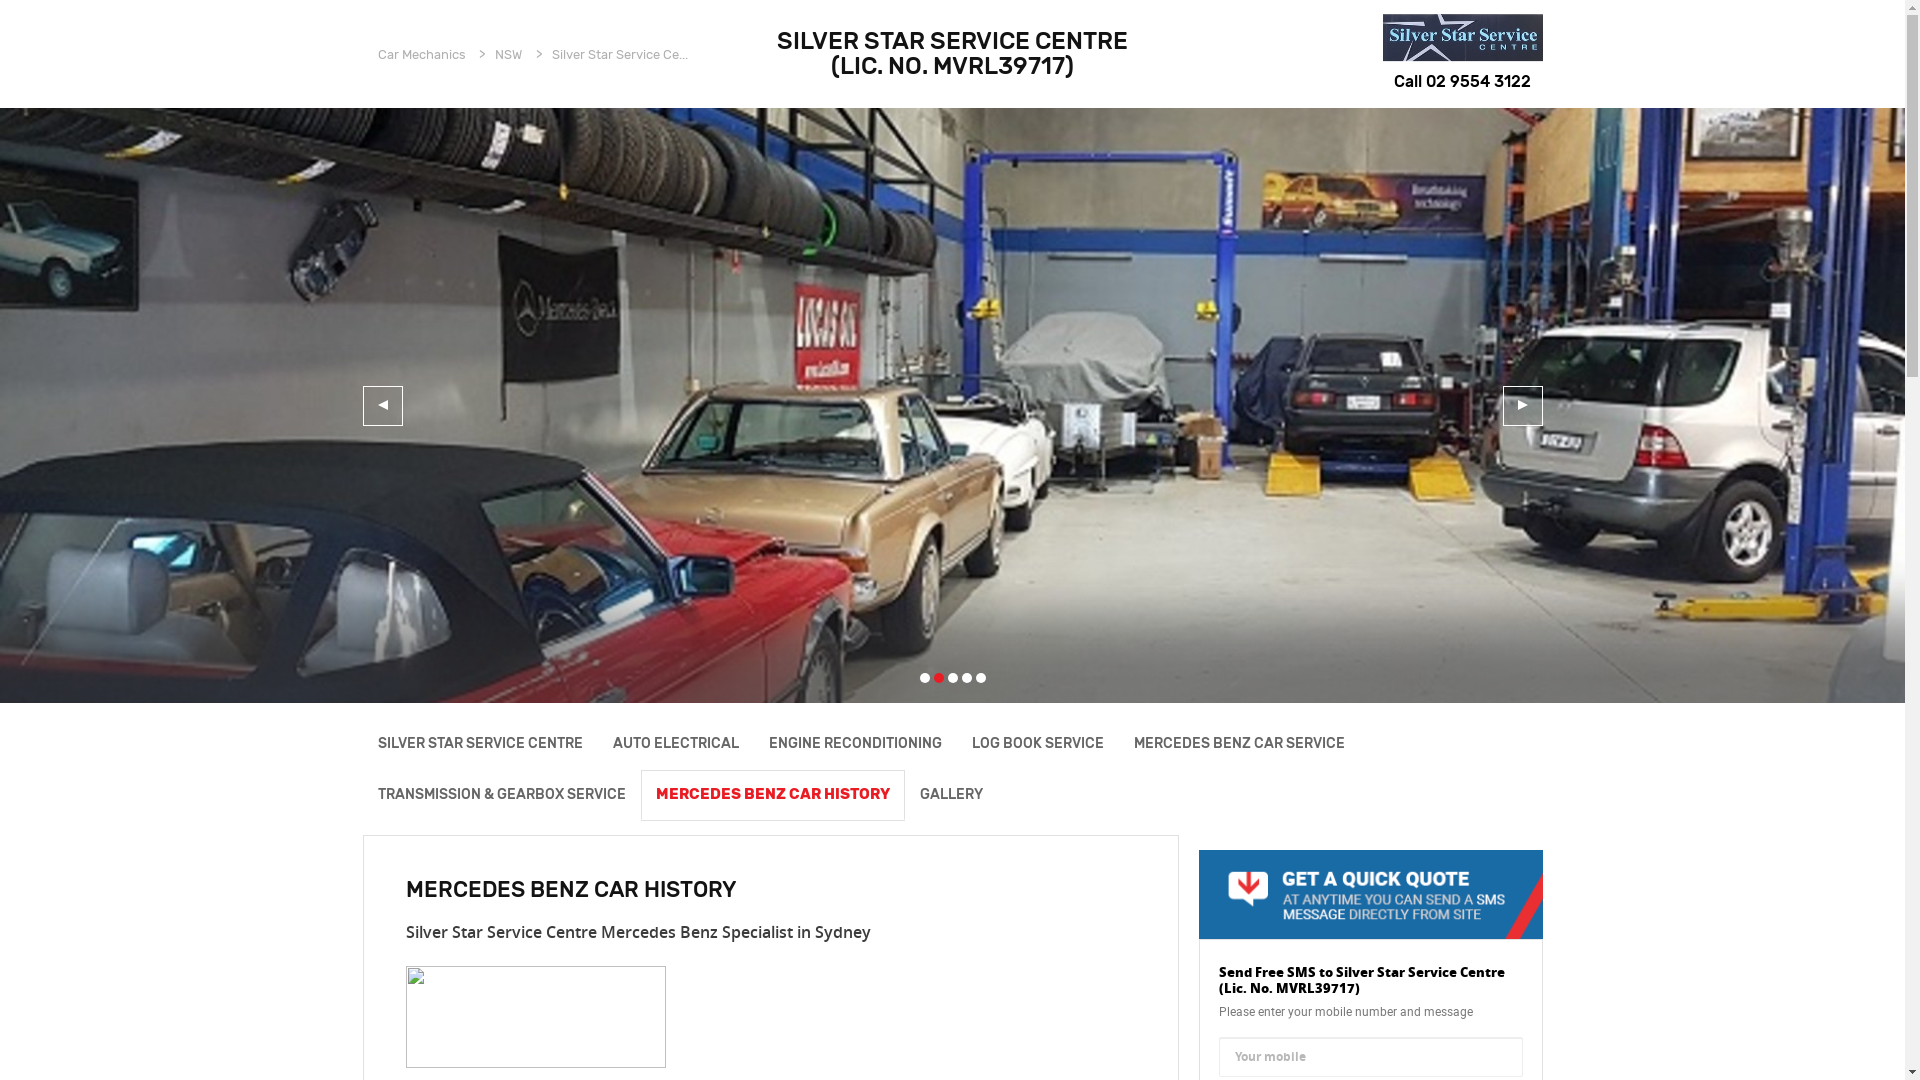 The height and width of the screenshot is (1080, 1920). Describe the element at coordinates (421, 53) in the screenshot. I see `'Car Mechanics'` at that location.